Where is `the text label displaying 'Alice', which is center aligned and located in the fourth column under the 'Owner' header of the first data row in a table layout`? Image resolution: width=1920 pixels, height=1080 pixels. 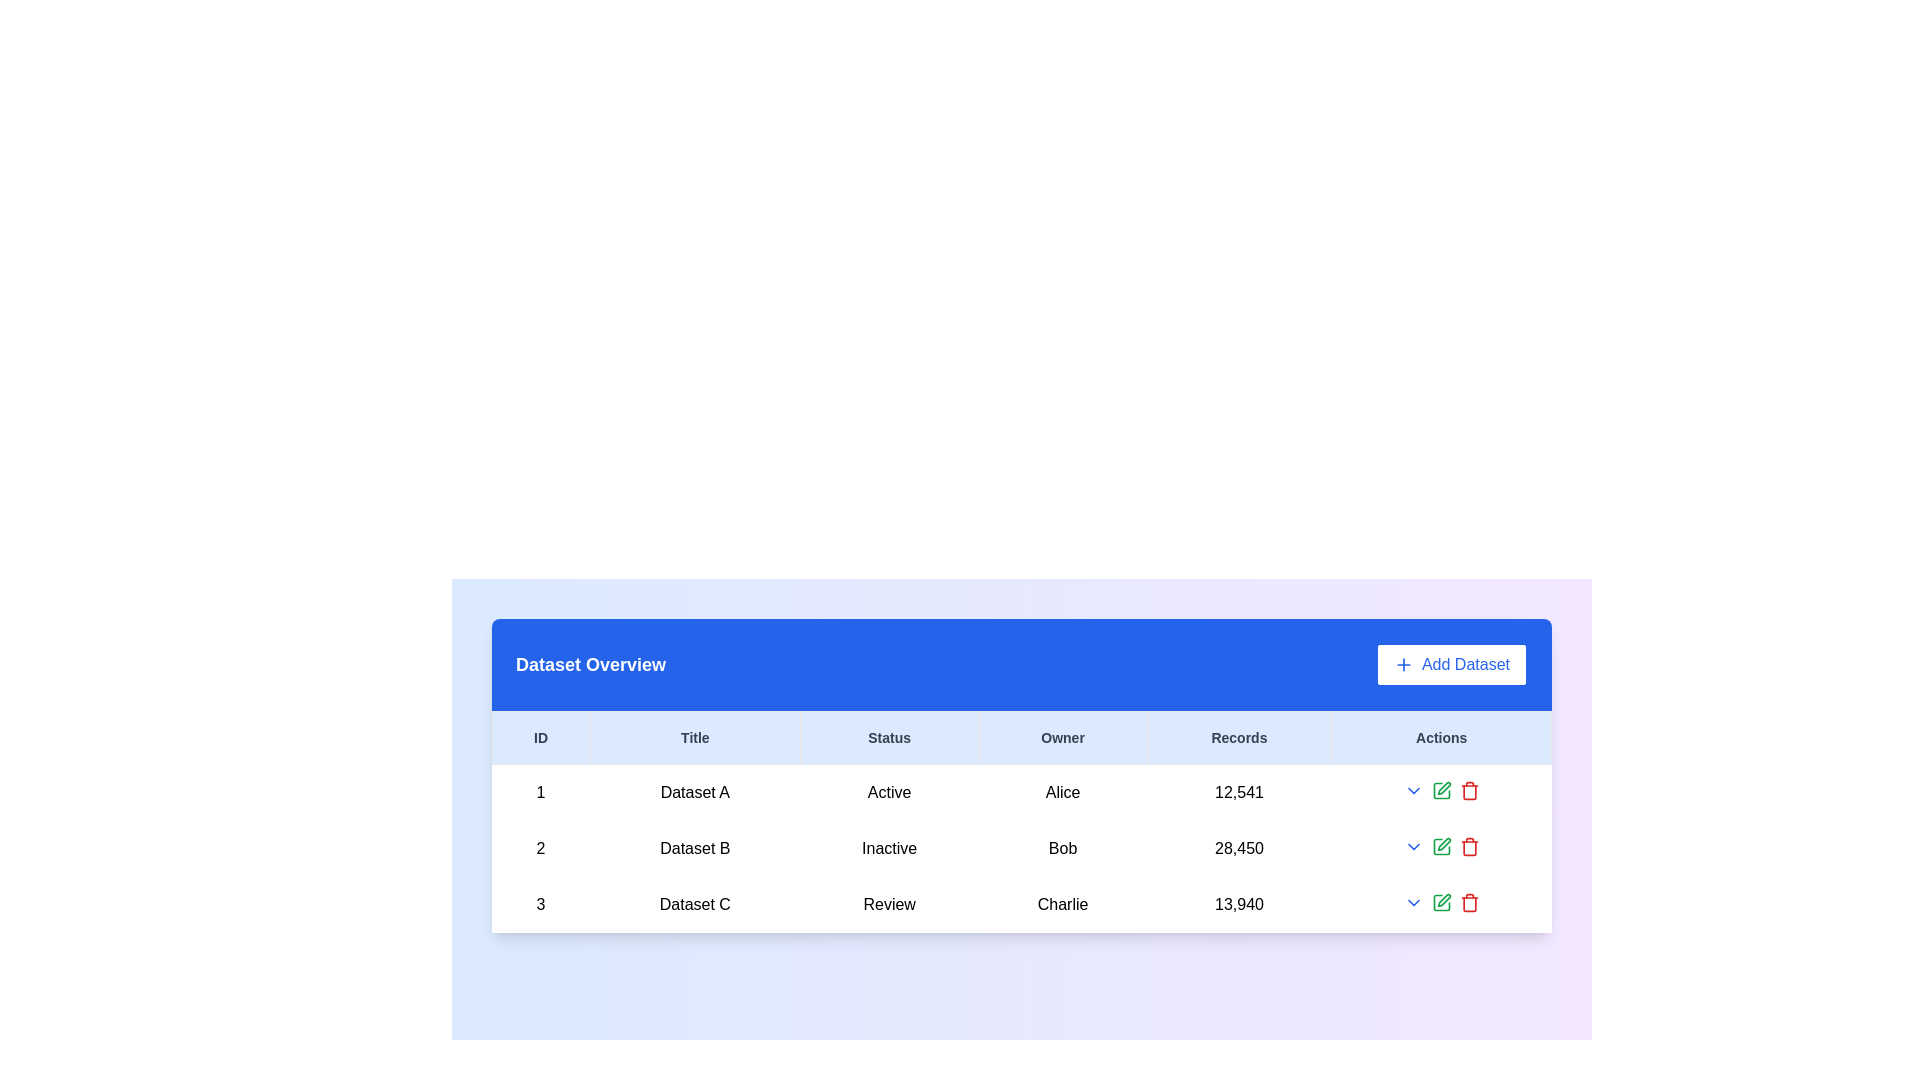
the text label displaying 'Alice', which is center aligned and located in the fourth column under the 'Owner' header of the first data row in a table layout is located at coordinates (1062, 792).